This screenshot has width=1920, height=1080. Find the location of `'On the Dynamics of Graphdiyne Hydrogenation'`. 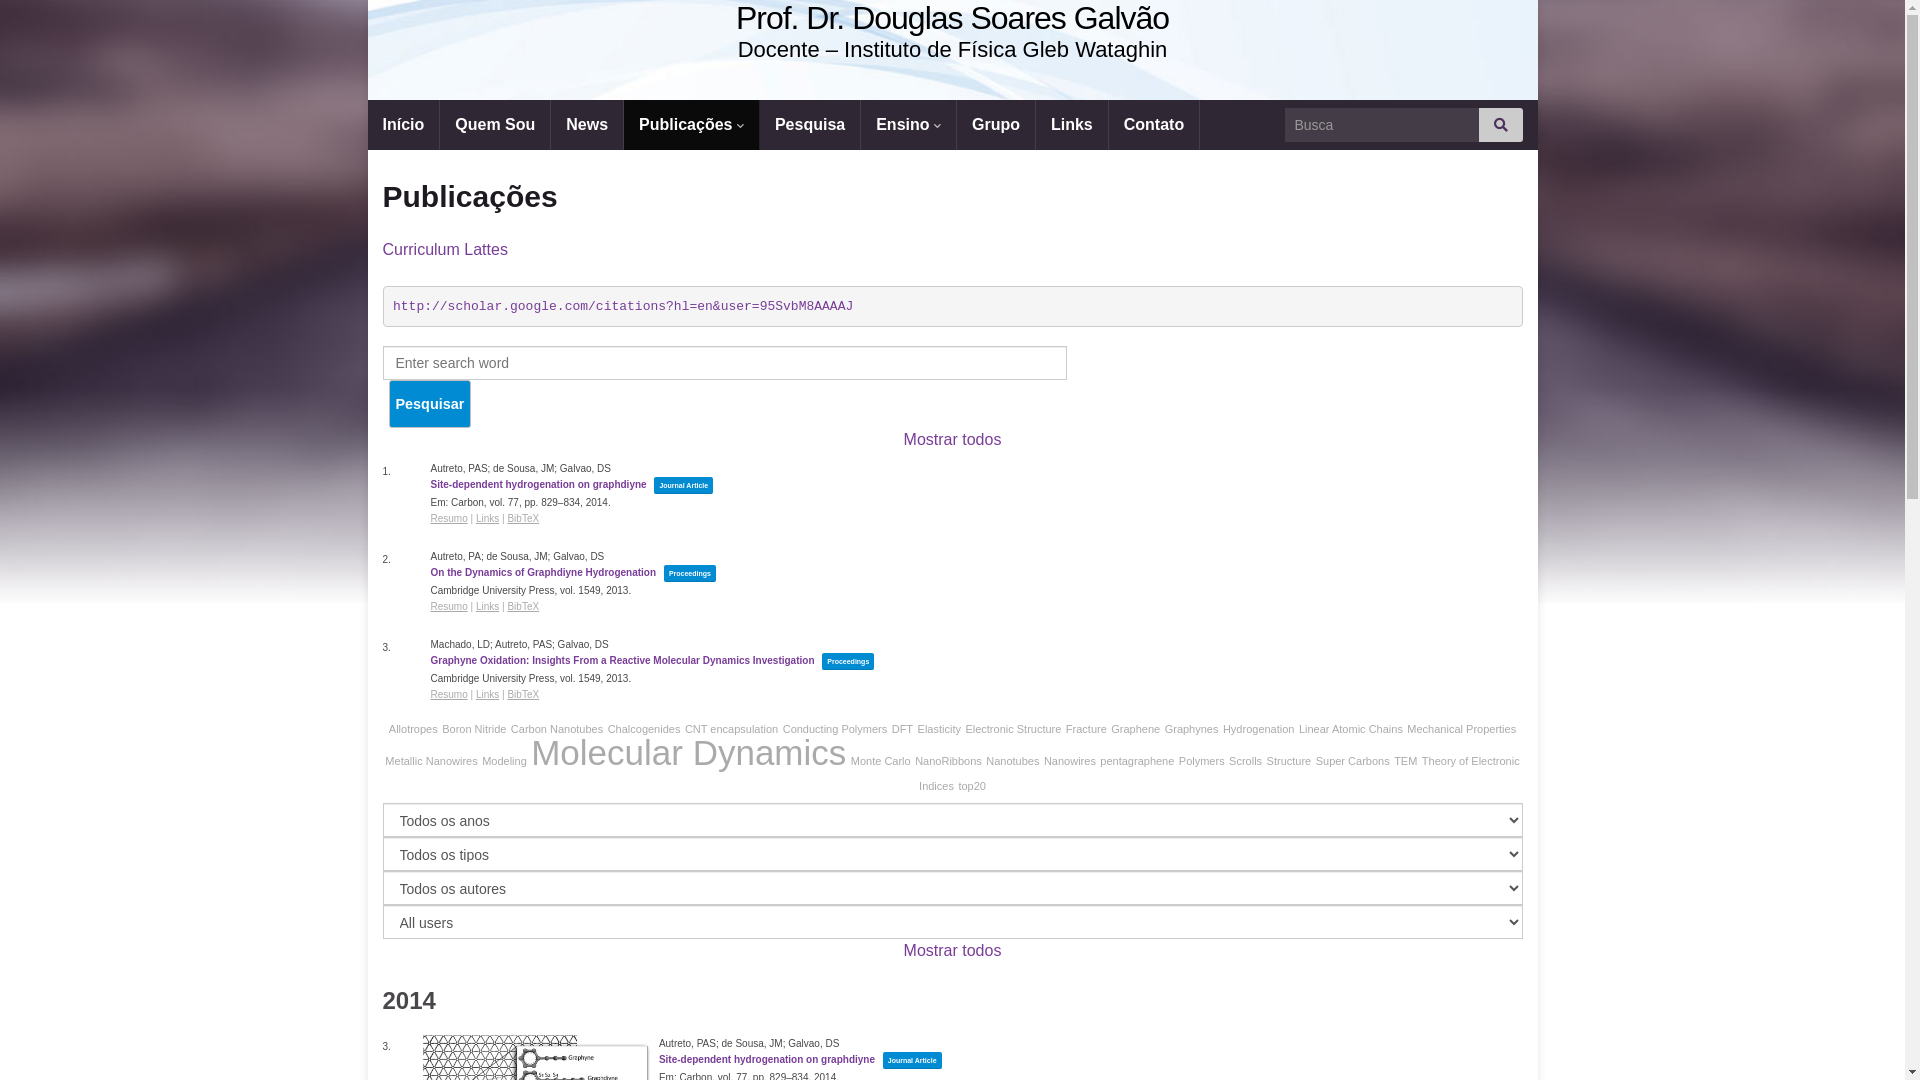

'On the Dynamics of Graphdiyne Hydrogenation' is located at coordinates (429, 572).